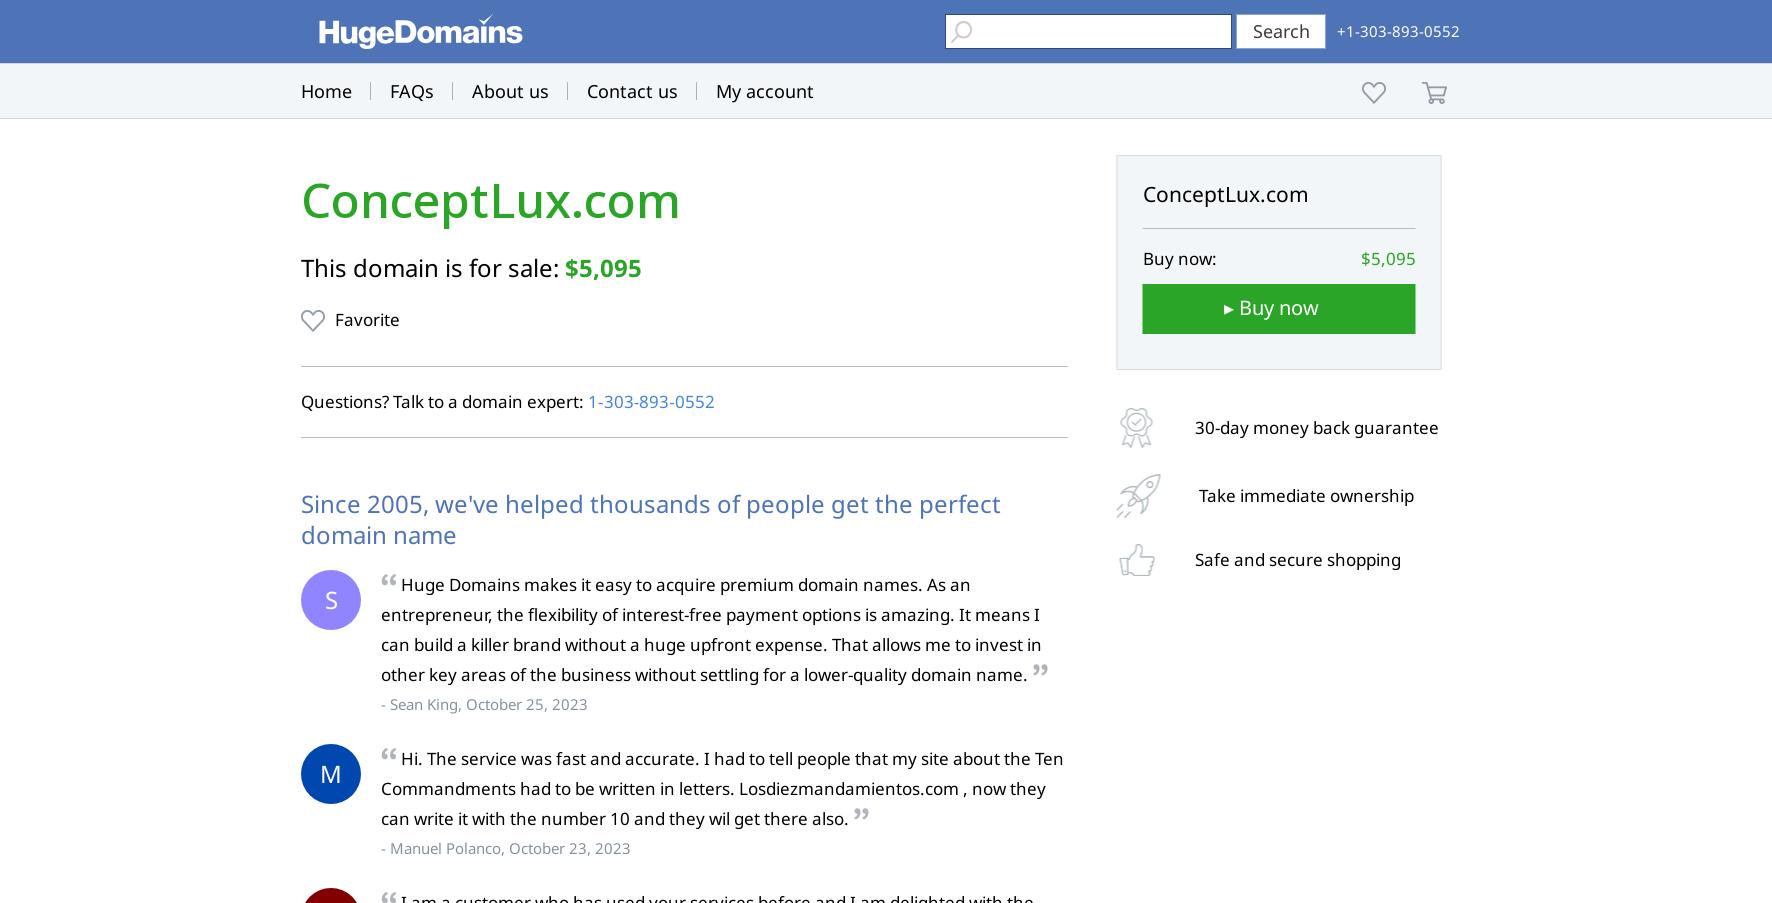 Image resolution: width=1772 pixels, height=903 pixels. What do you see at coordinates (505, 848) in the screenshot?
I see `'- Manuel Polanco, October 23, 2023'` at bounding box center [505, 848].